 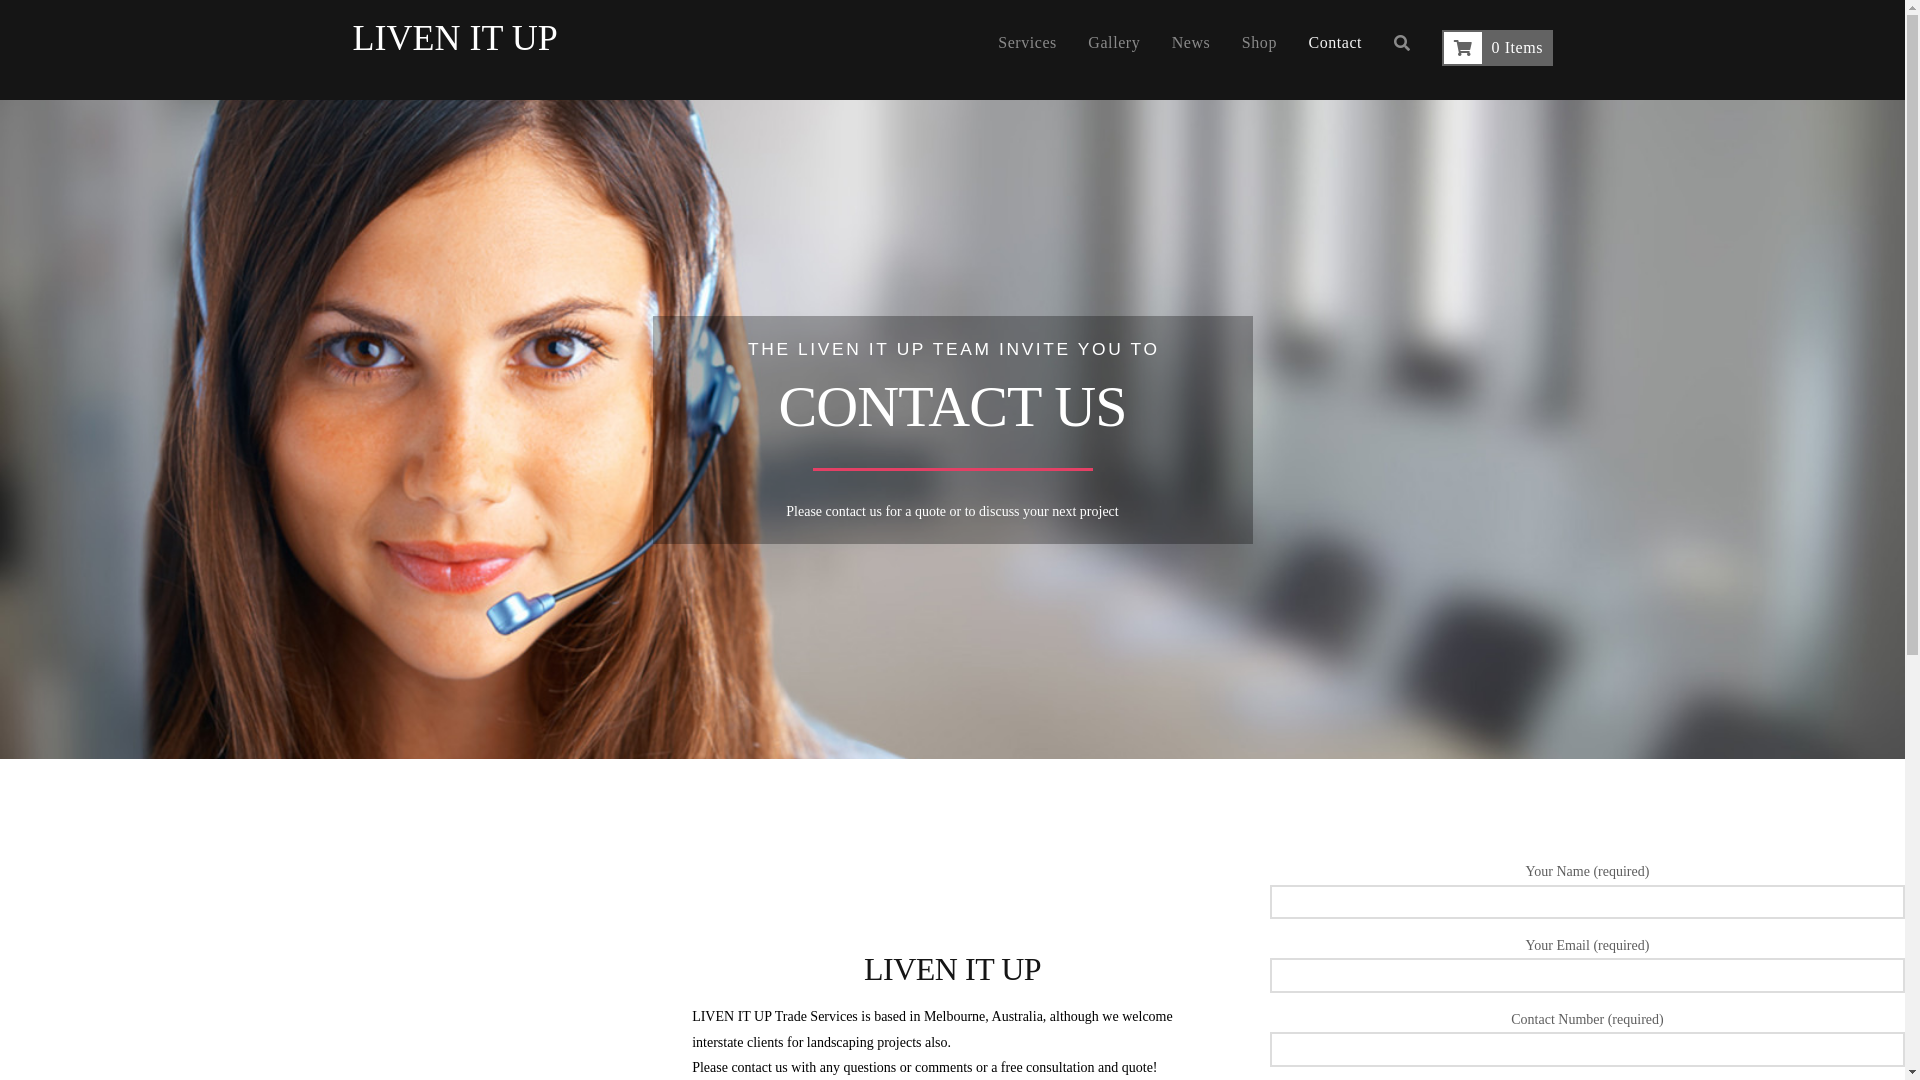 What do you see at coordinates (1258, 49) in the screenshot?
I see `'Shop'` at bounding box center [1258, 49].